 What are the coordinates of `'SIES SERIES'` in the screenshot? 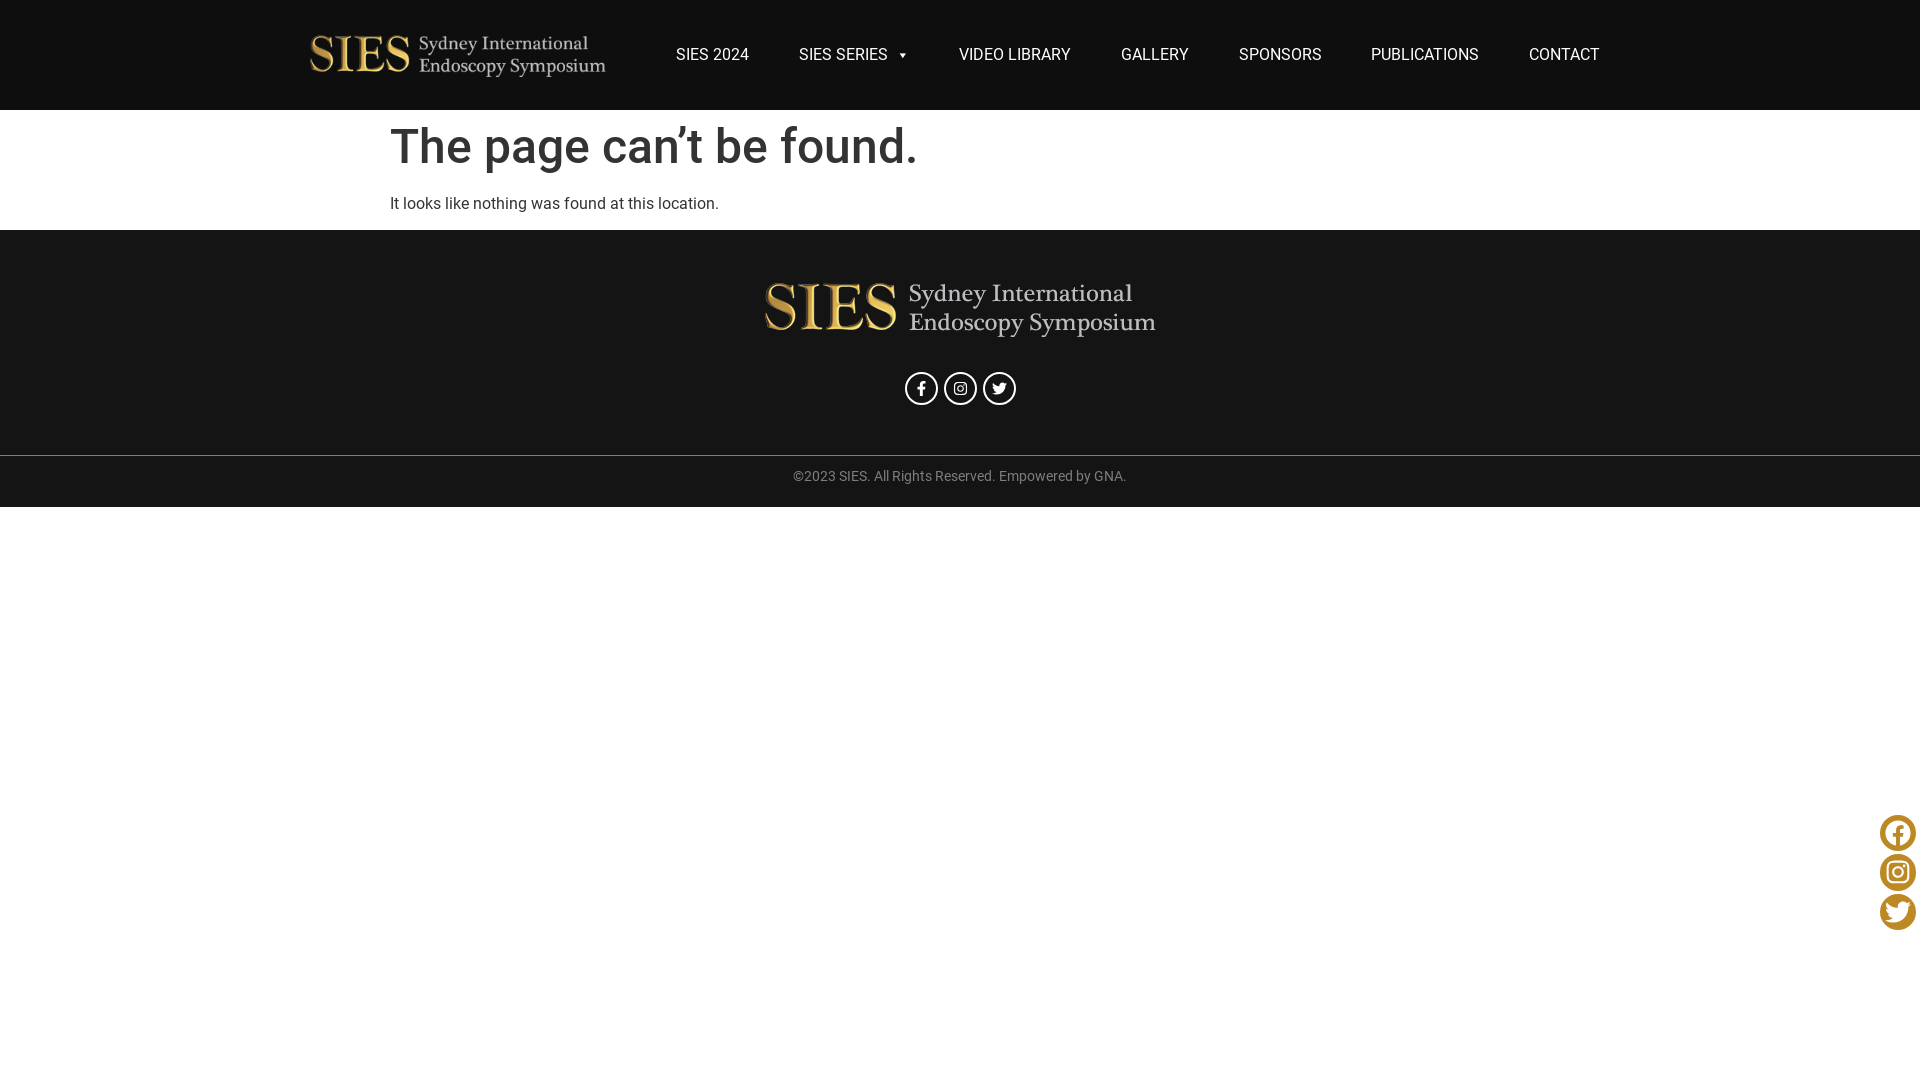 It's located at (854, 53).